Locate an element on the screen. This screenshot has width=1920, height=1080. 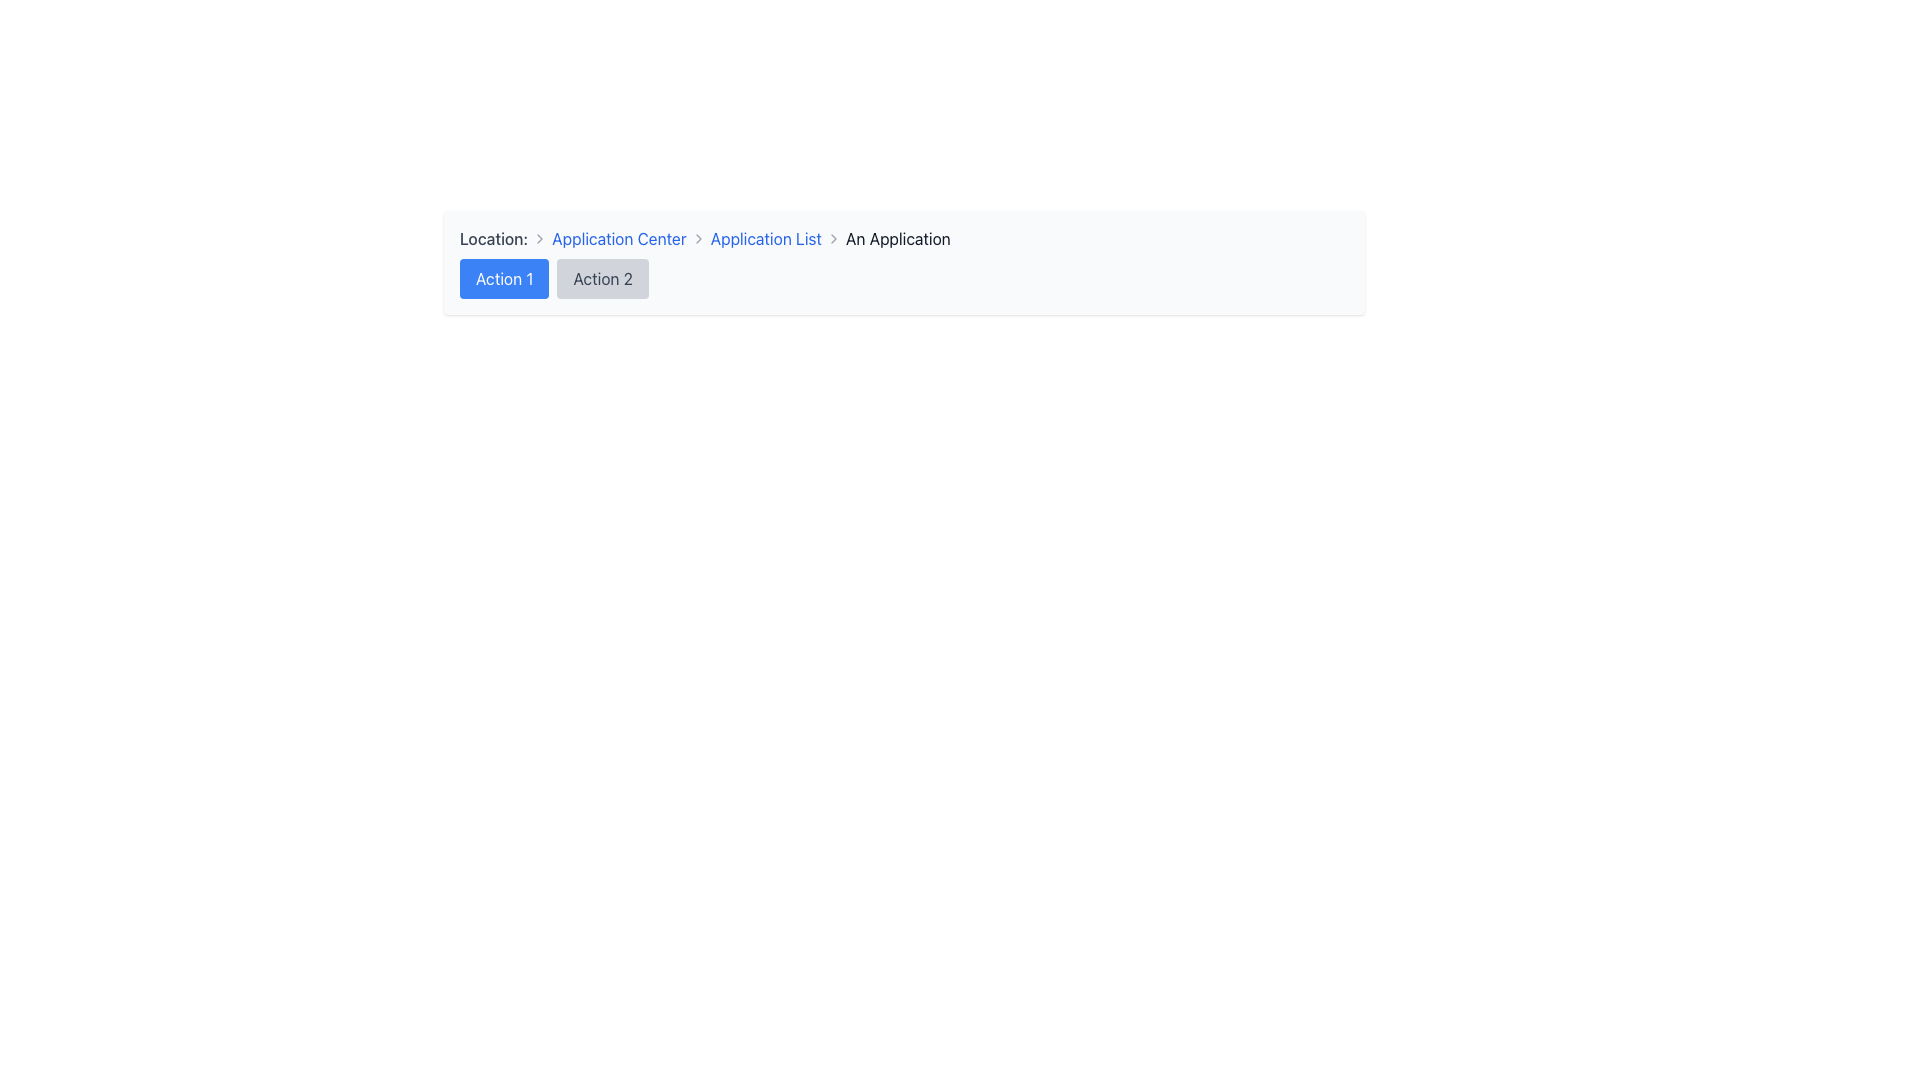
the Breadcrumb Navigation Bar is located at coordinates (903, 238).